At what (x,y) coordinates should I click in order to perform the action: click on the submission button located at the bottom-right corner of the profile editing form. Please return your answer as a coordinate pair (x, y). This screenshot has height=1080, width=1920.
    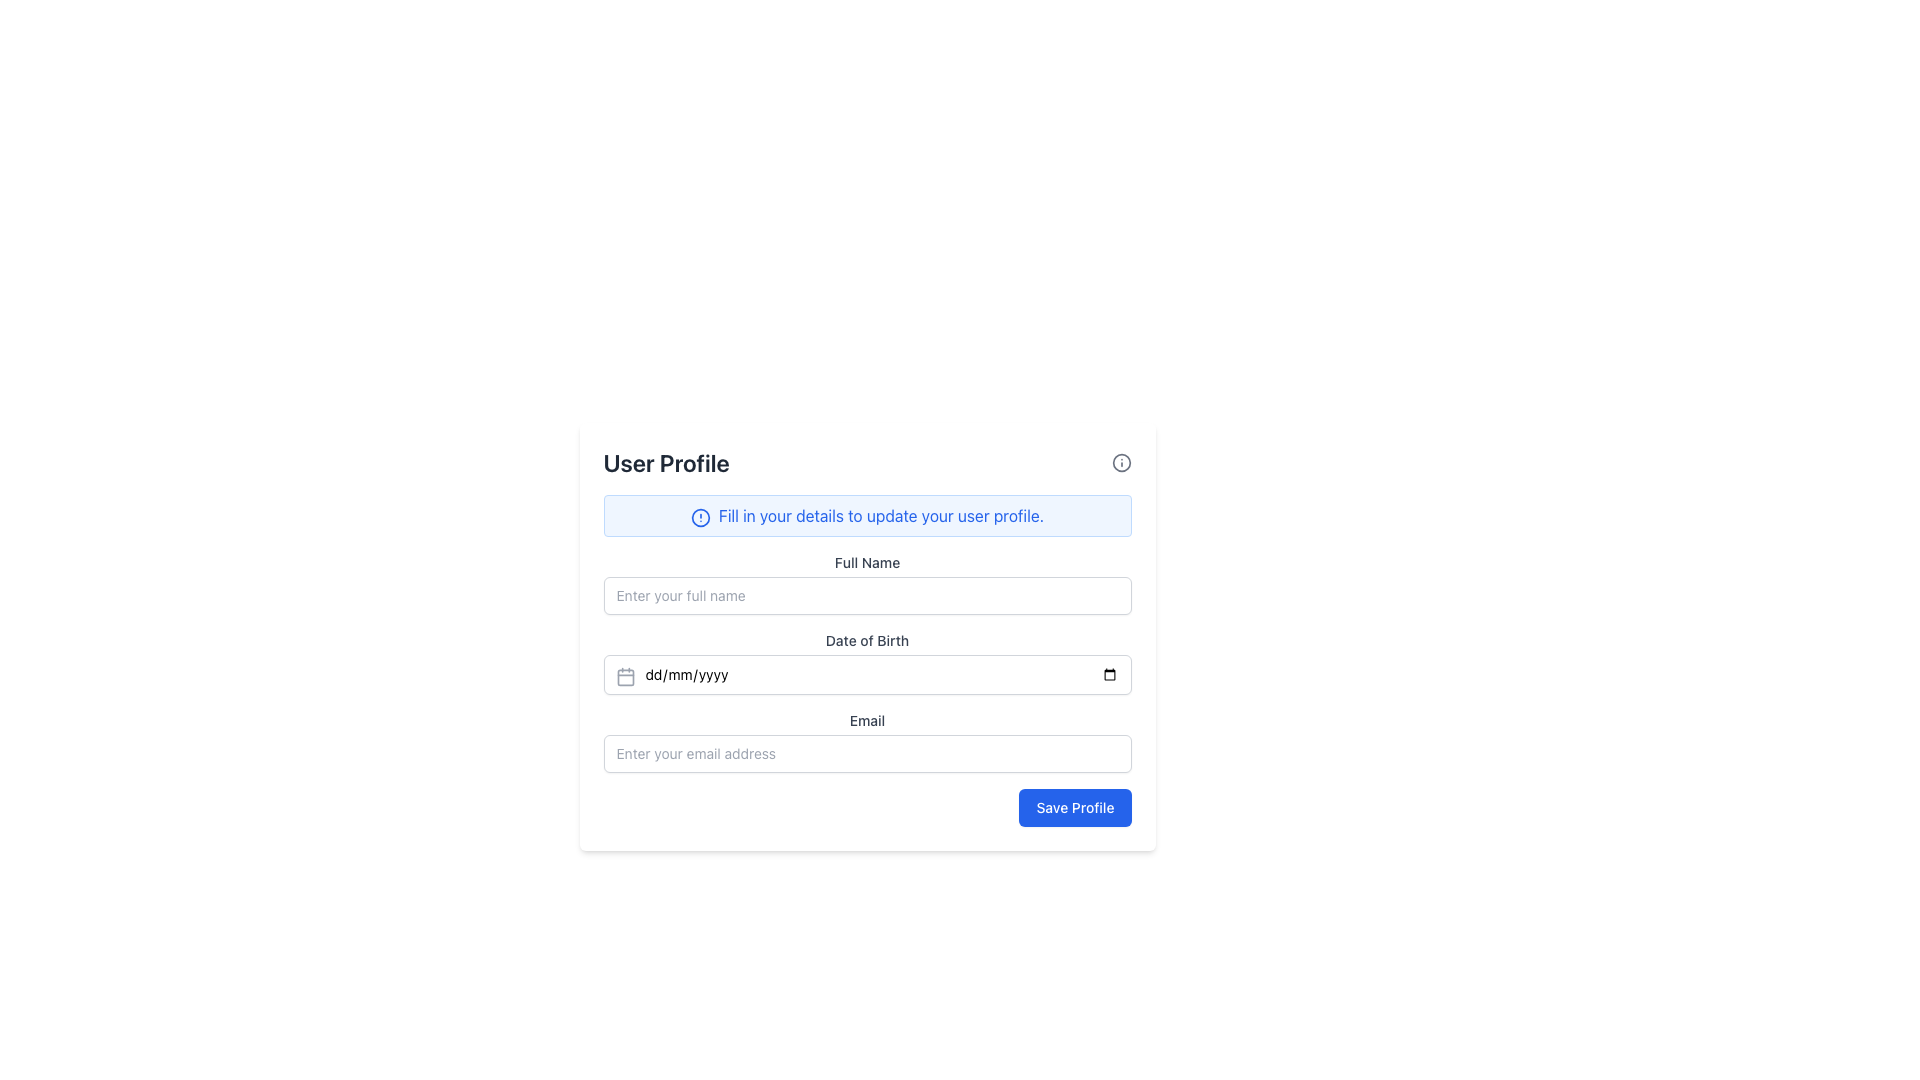
    Looking at the image, I should click on (1074, 806).